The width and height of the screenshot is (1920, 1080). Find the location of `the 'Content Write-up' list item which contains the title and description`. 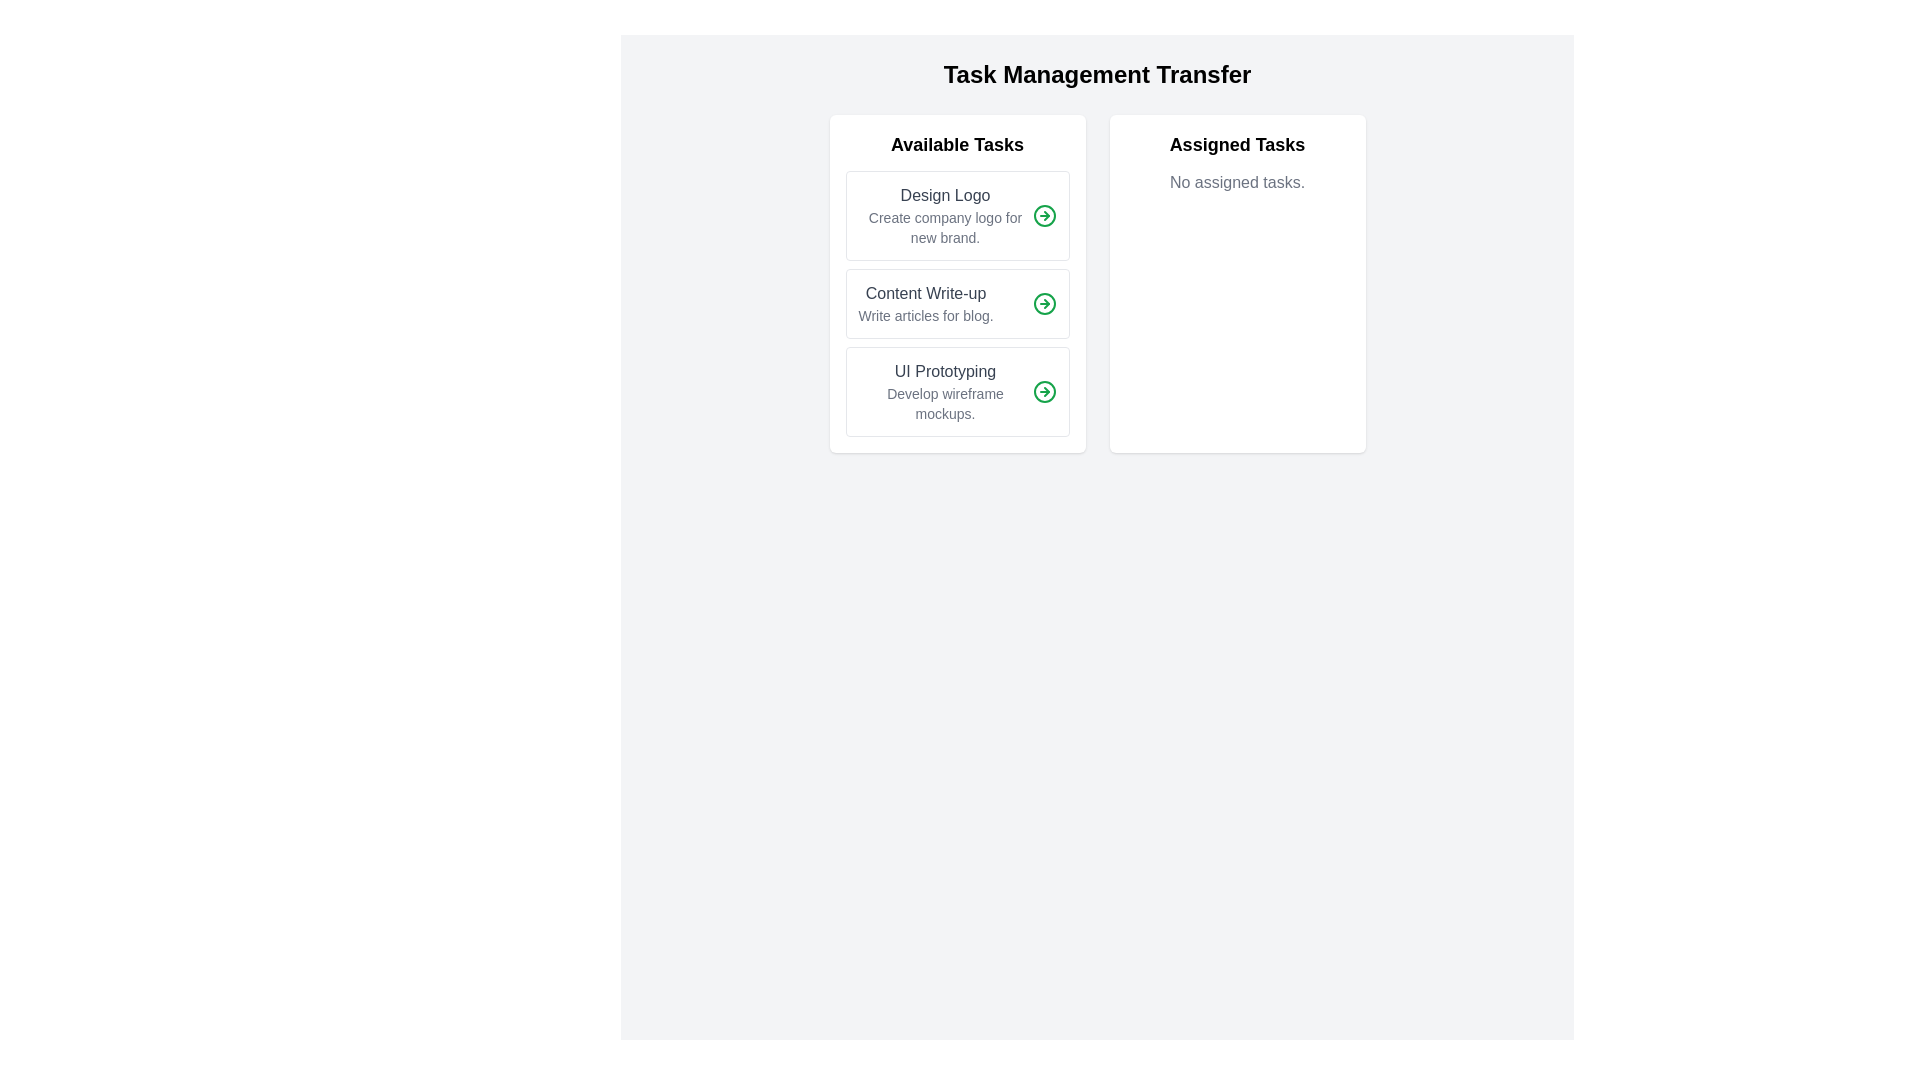

the 'Content Write-up' list item which contains the title and description is located at coordinates (956, 304).